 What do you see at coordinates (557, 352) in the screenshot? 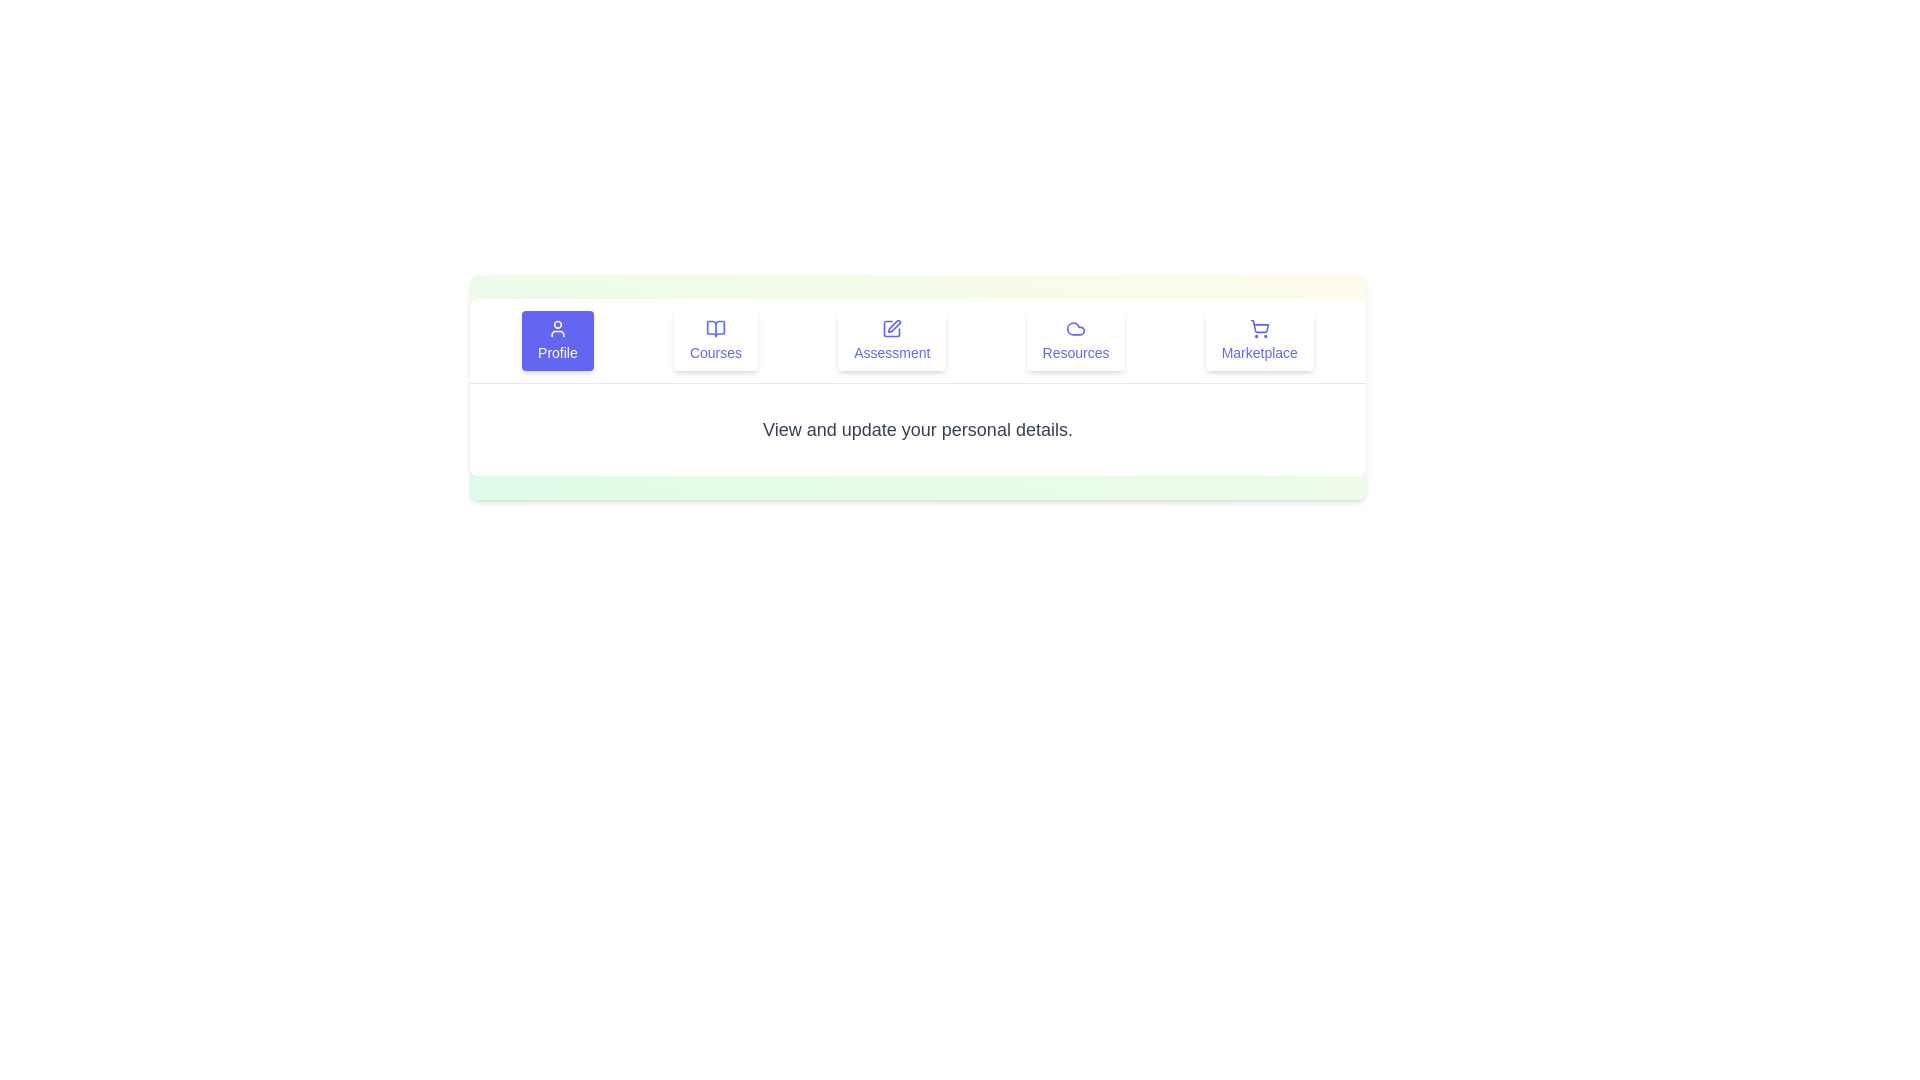
I see `the 'Profile' text label, which is displayed in a small-sized, white-colored font on a rounded indigo button, located centrally in the bottom section of the first button in a horizontal menu bar` at bounding box center [557, 352].